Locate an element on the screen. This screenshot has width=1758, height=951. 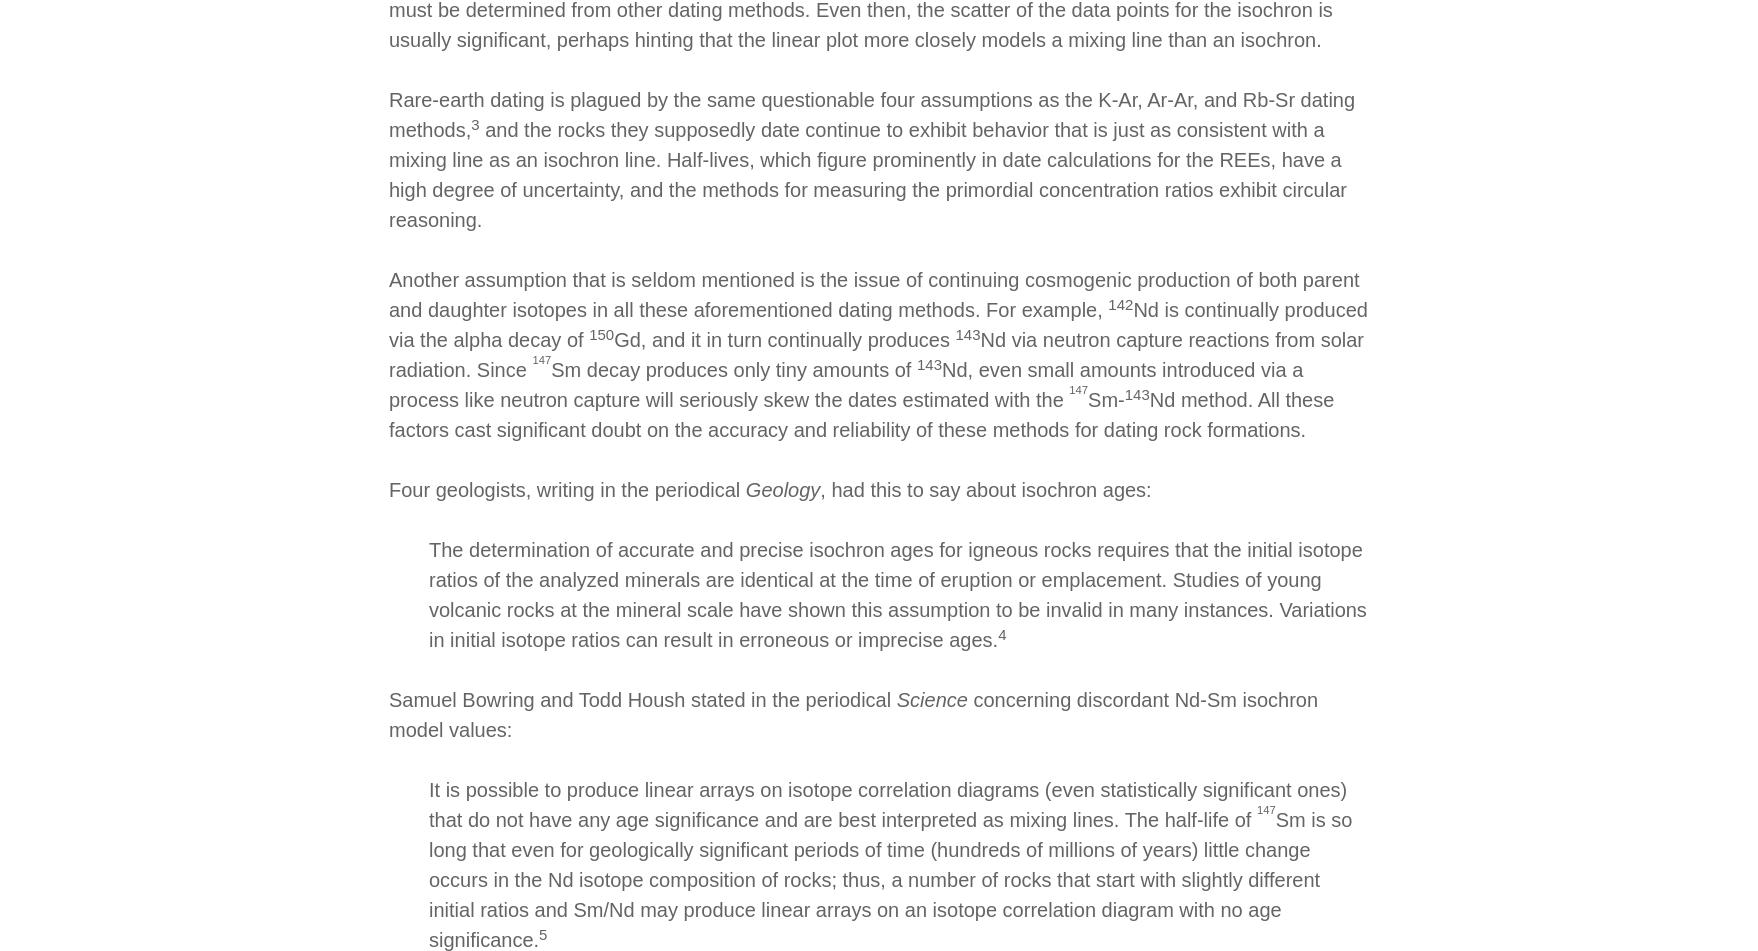
'Sm decay produces only tiny amounts of' is located at coordinates (732, 370).